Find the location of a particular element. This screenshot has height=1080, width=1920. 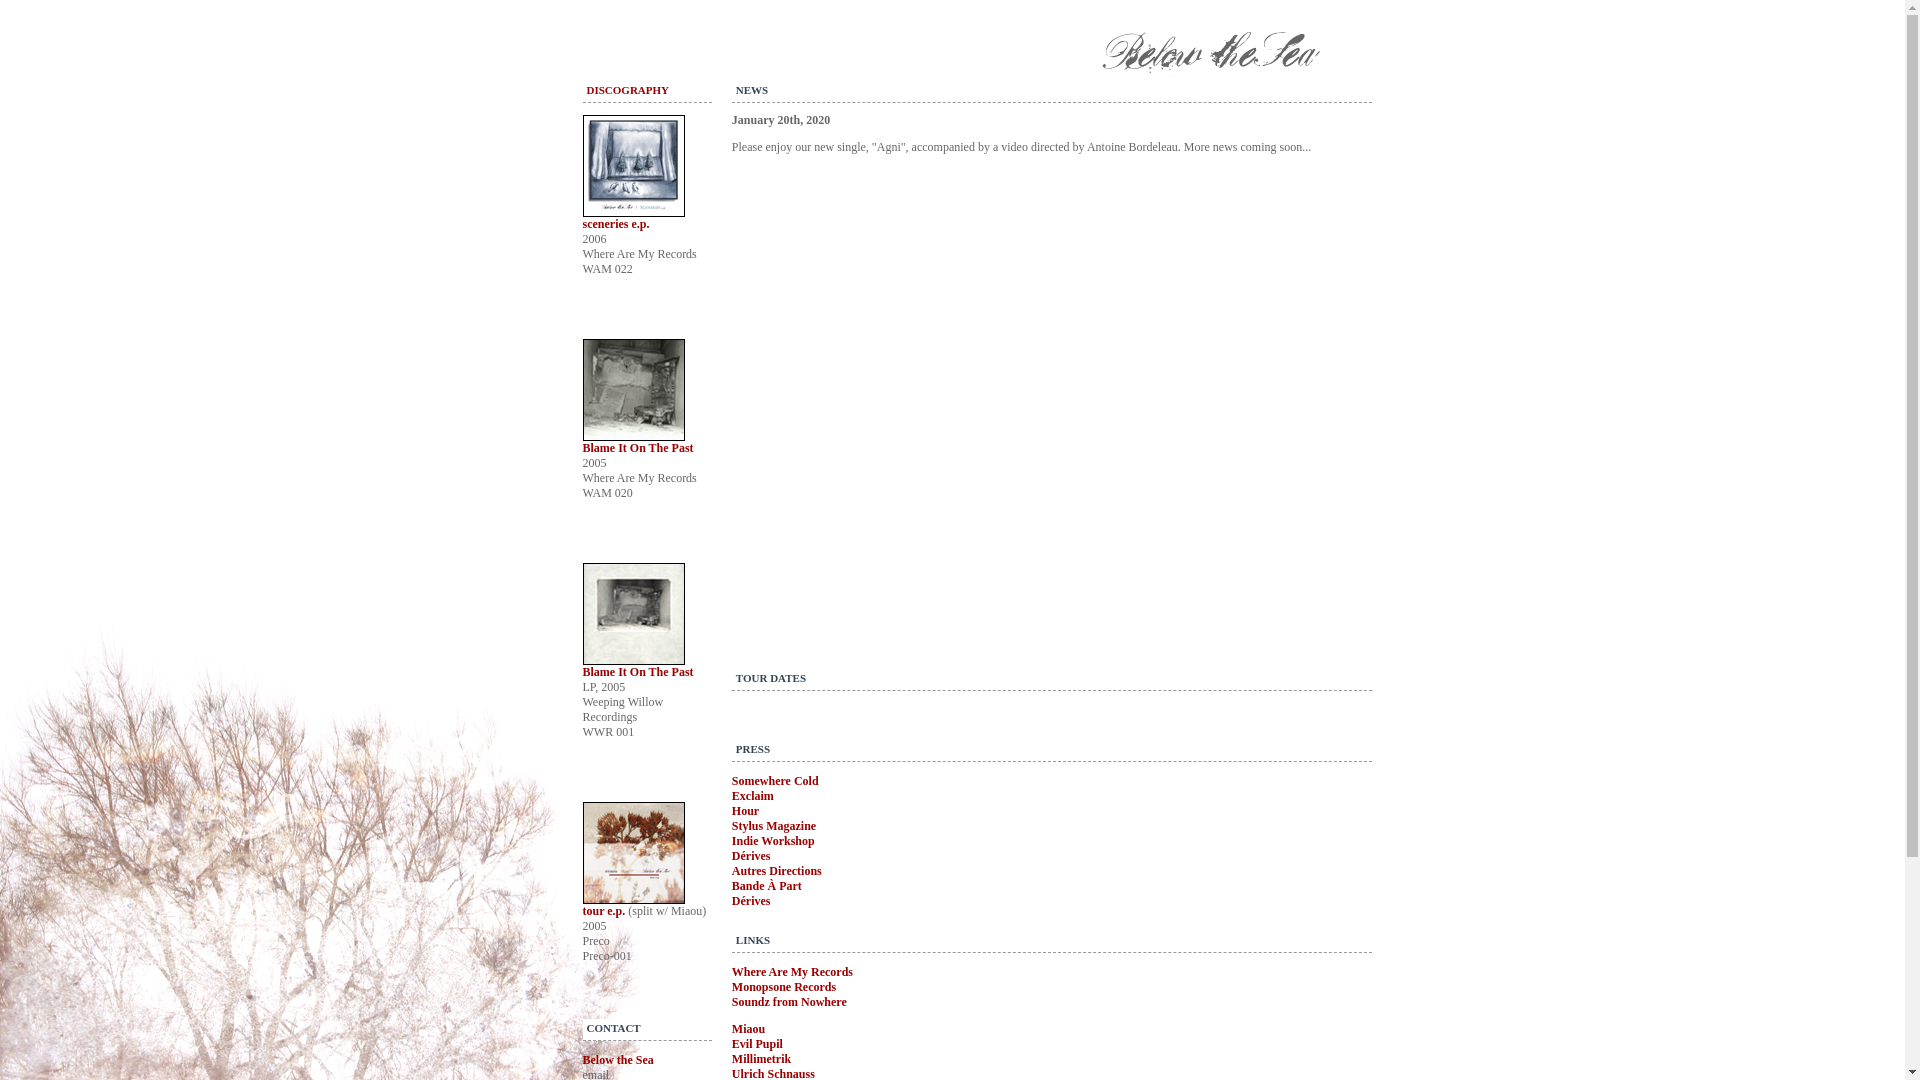

'Somewhere Cold' is located at coordinates (774, 779).